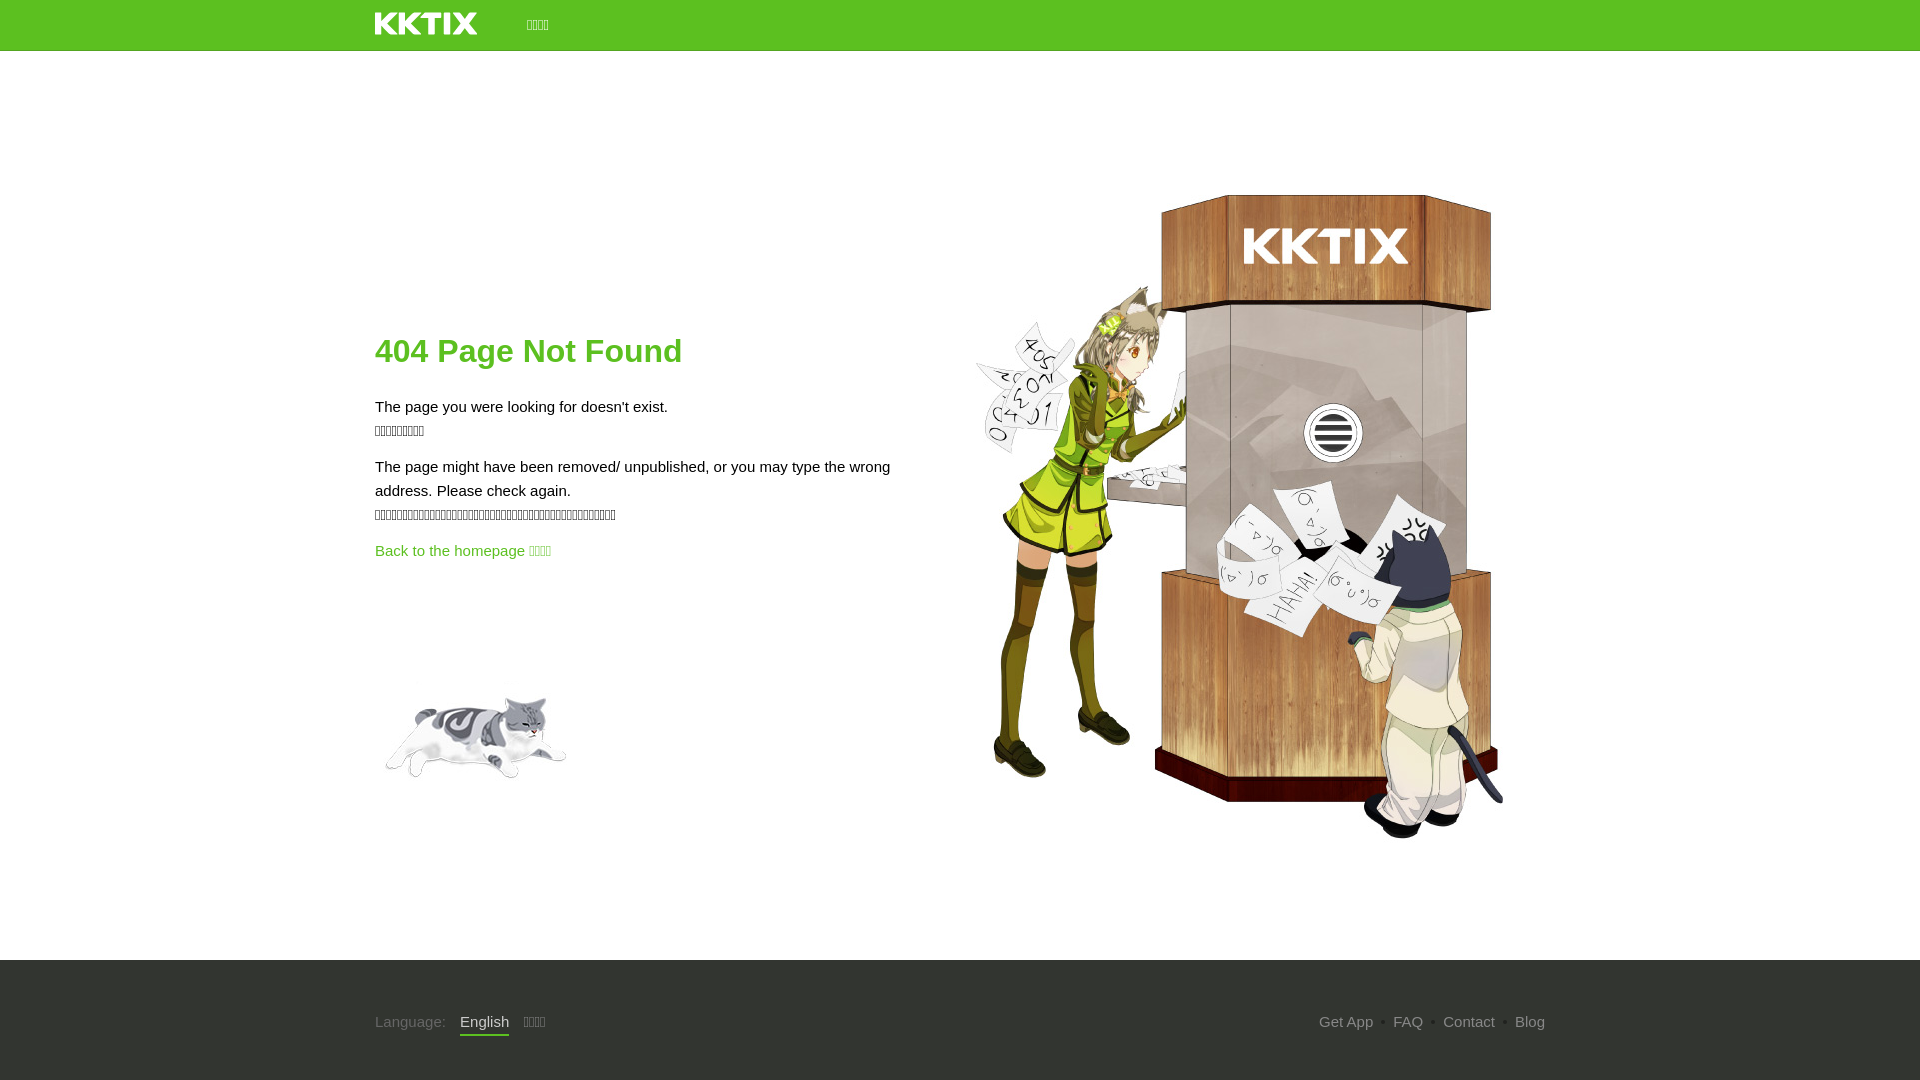 The image size is (1920, 1080). Describe the element at coordinates (1443, 1021) in the screenshot. I see `'Contact'` at that location.